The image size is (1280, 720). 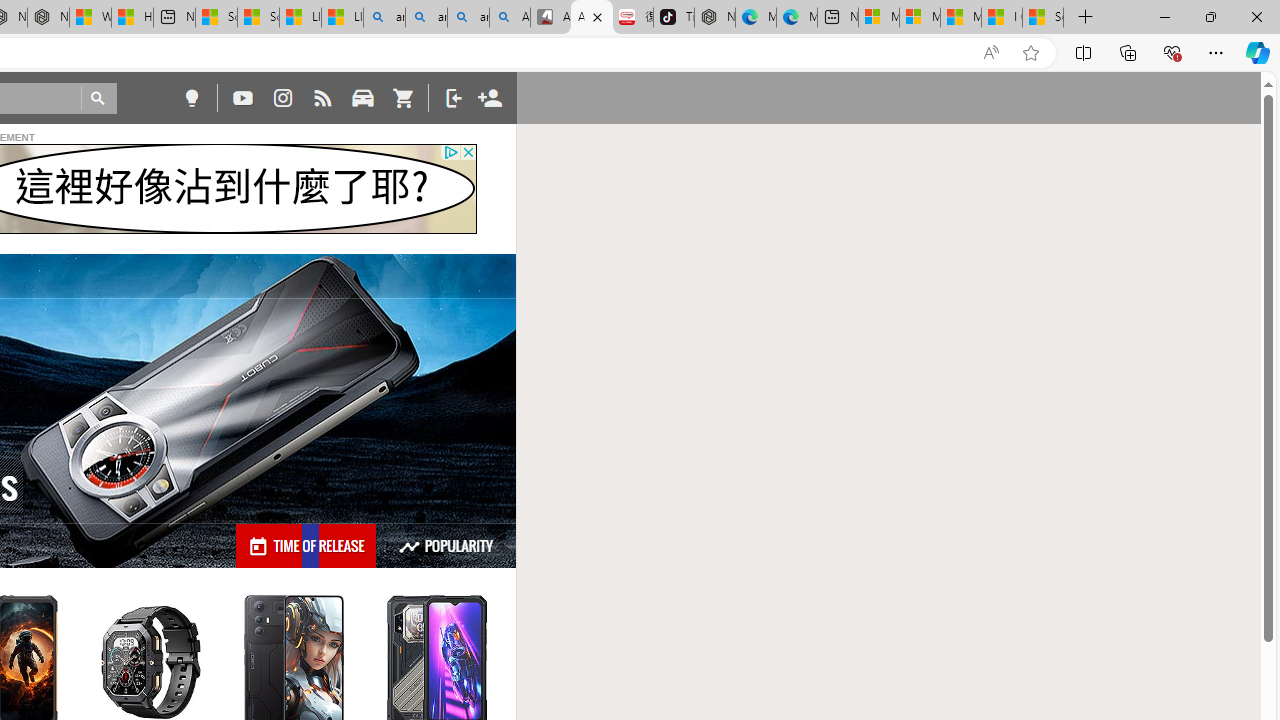 I want to click on 'Nordace - Best Sellers', so click(x=714, y=17).